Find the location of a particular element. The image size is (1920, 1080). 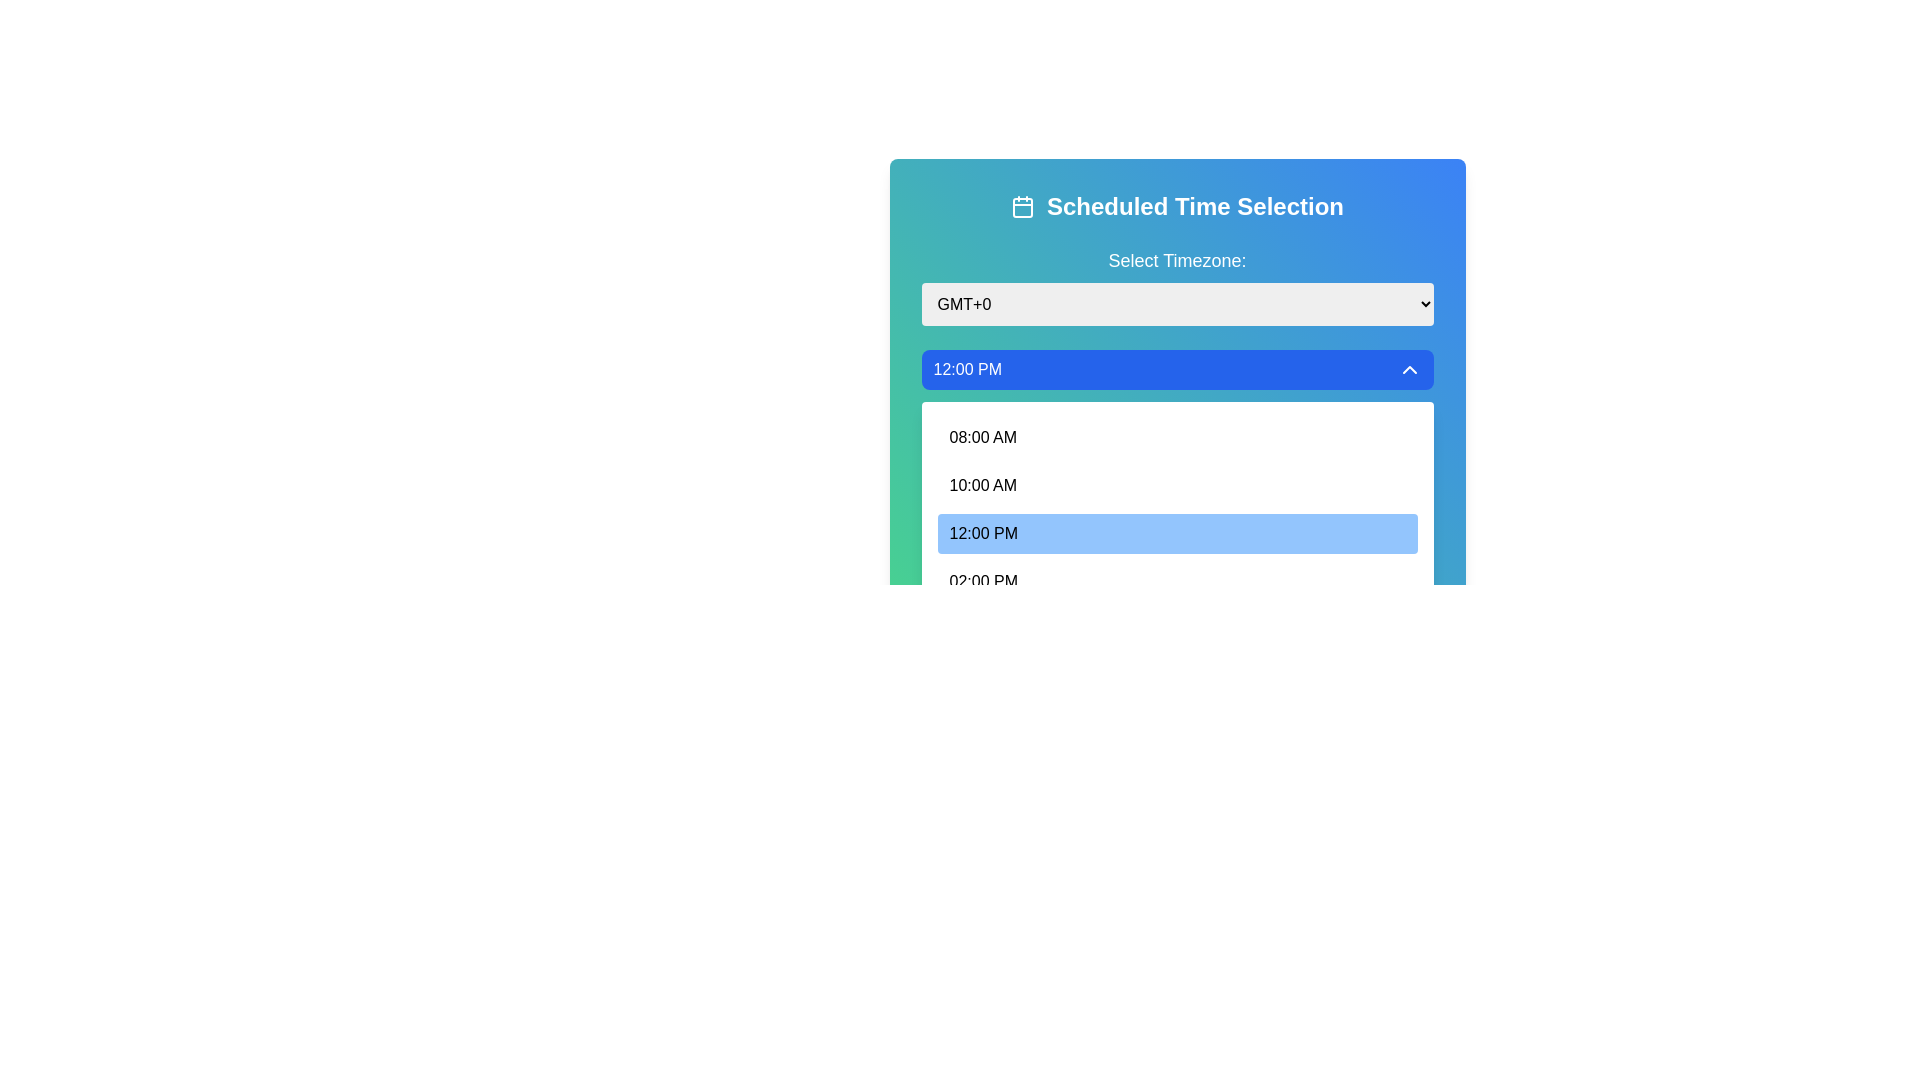

the Text label that serves as a label for the timezone selection dropdown menu located above the 'GMT+0' dropdown is located at coordinates (1177, 260).